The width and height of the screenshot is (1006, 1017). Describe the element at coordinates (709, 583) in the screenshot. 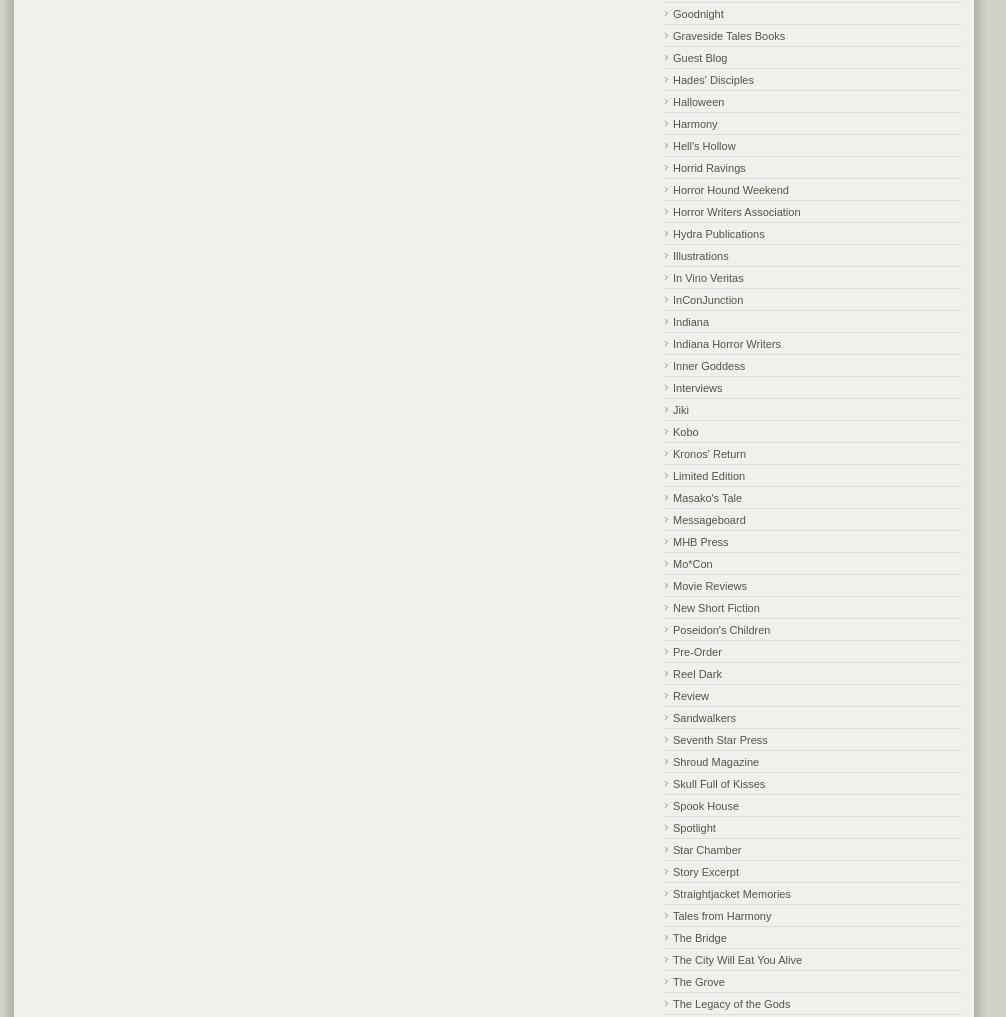

I see `'Movie Reviews'` at that location.